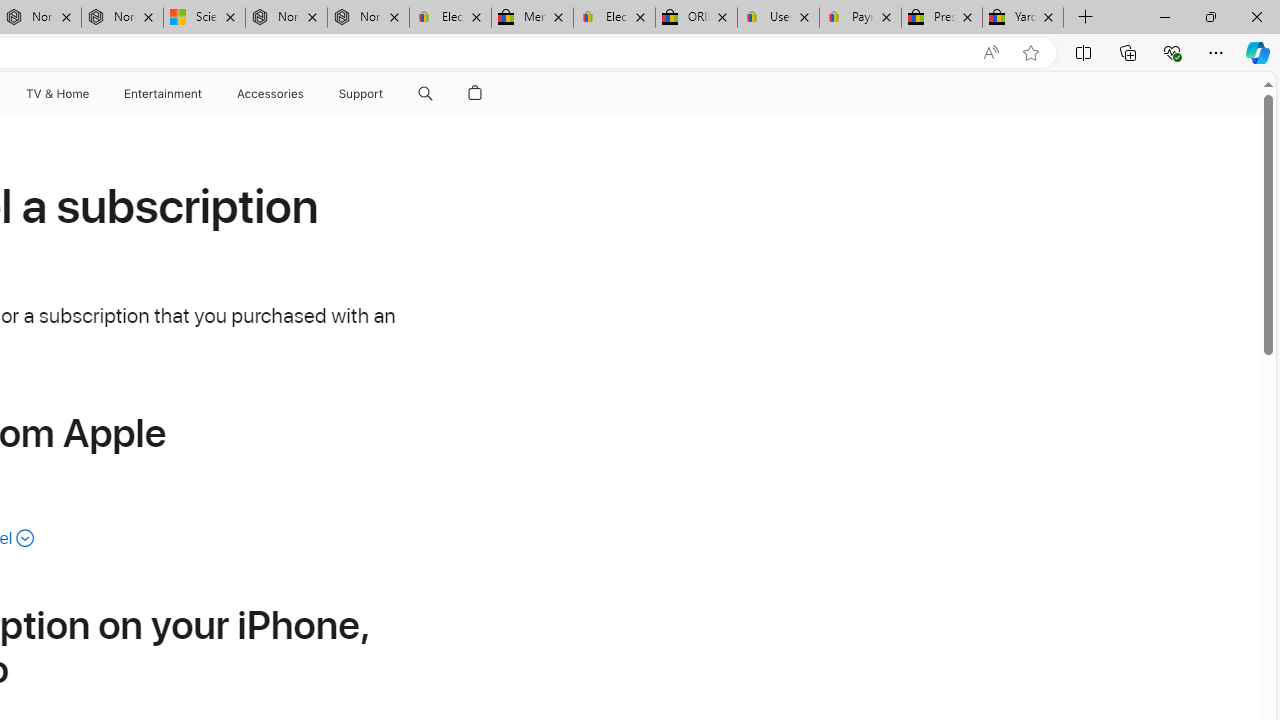  What do you see at coordinates (1215, 51) in the screenshot?
I see `'Settings and more (Alt+F)'` at bounding box center [1215, 51].